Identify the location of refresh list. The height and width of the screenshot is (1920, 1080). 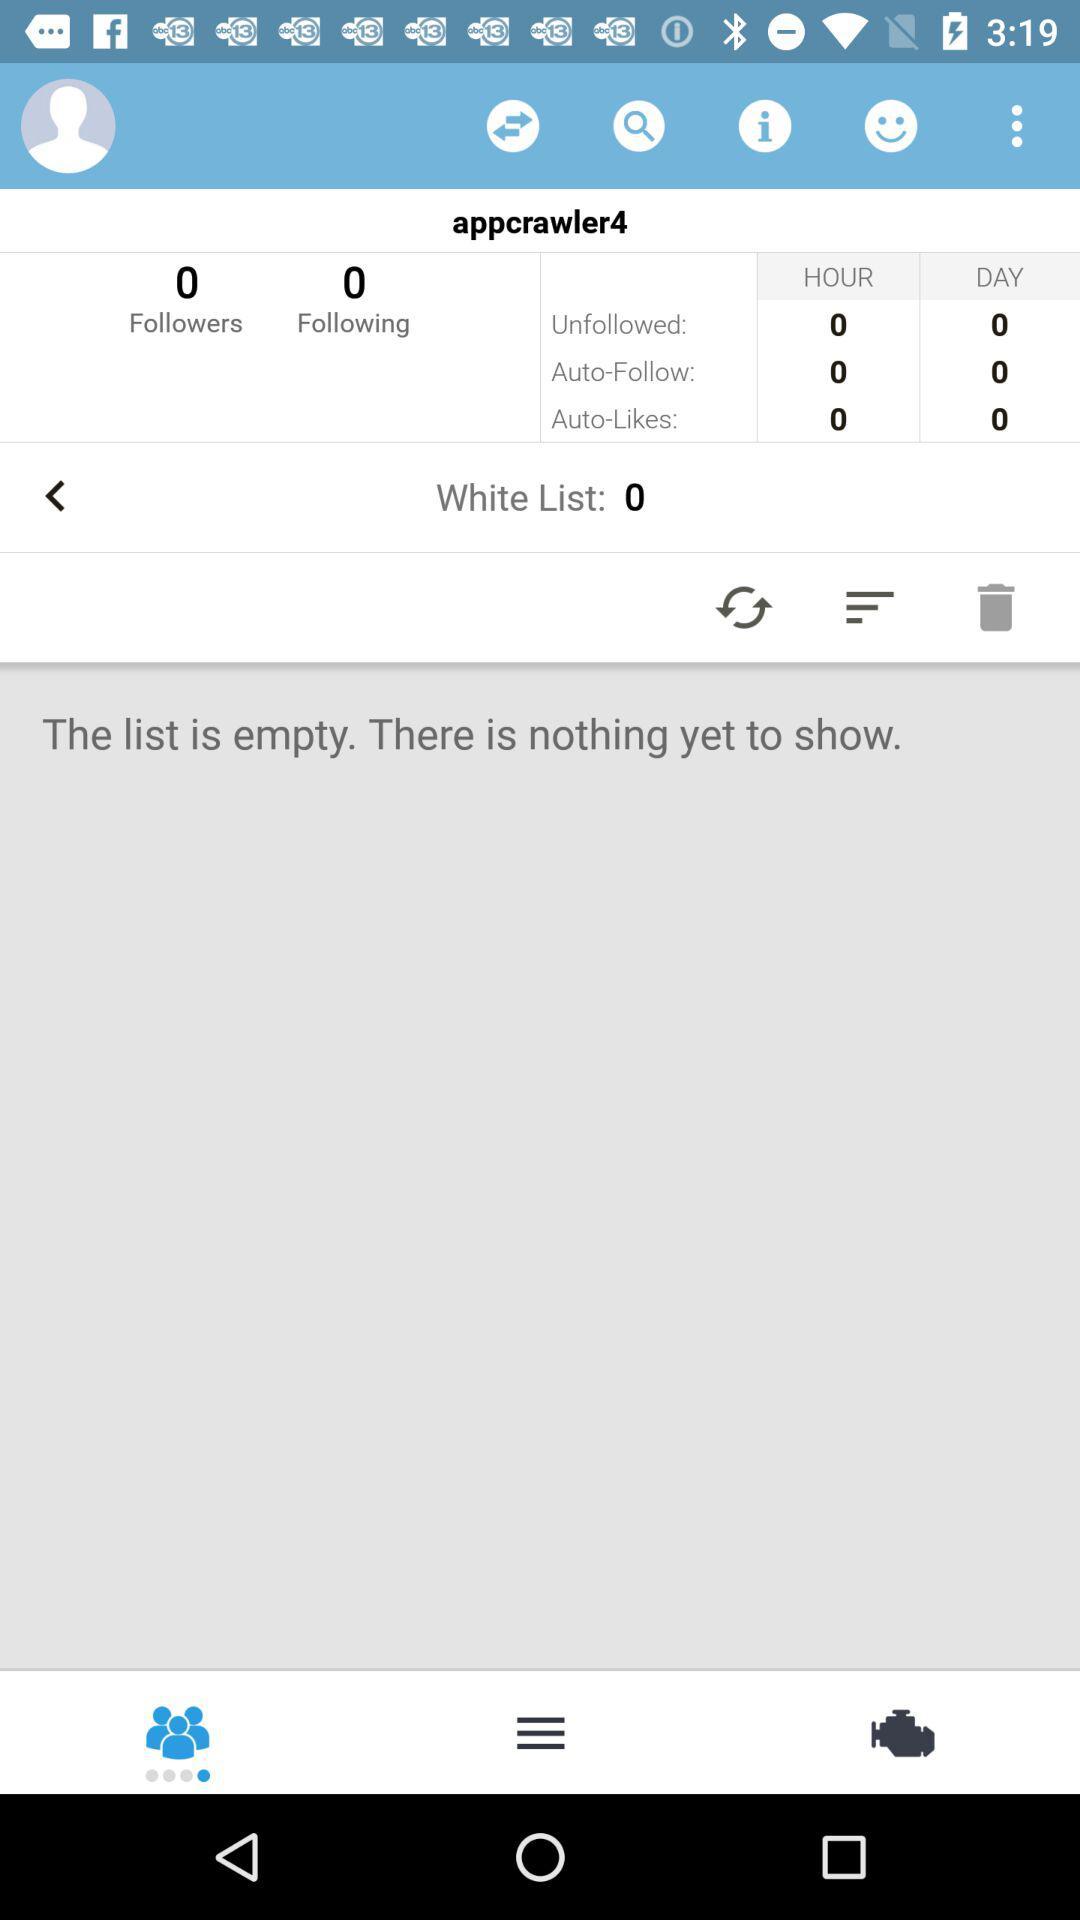
(744, 606).